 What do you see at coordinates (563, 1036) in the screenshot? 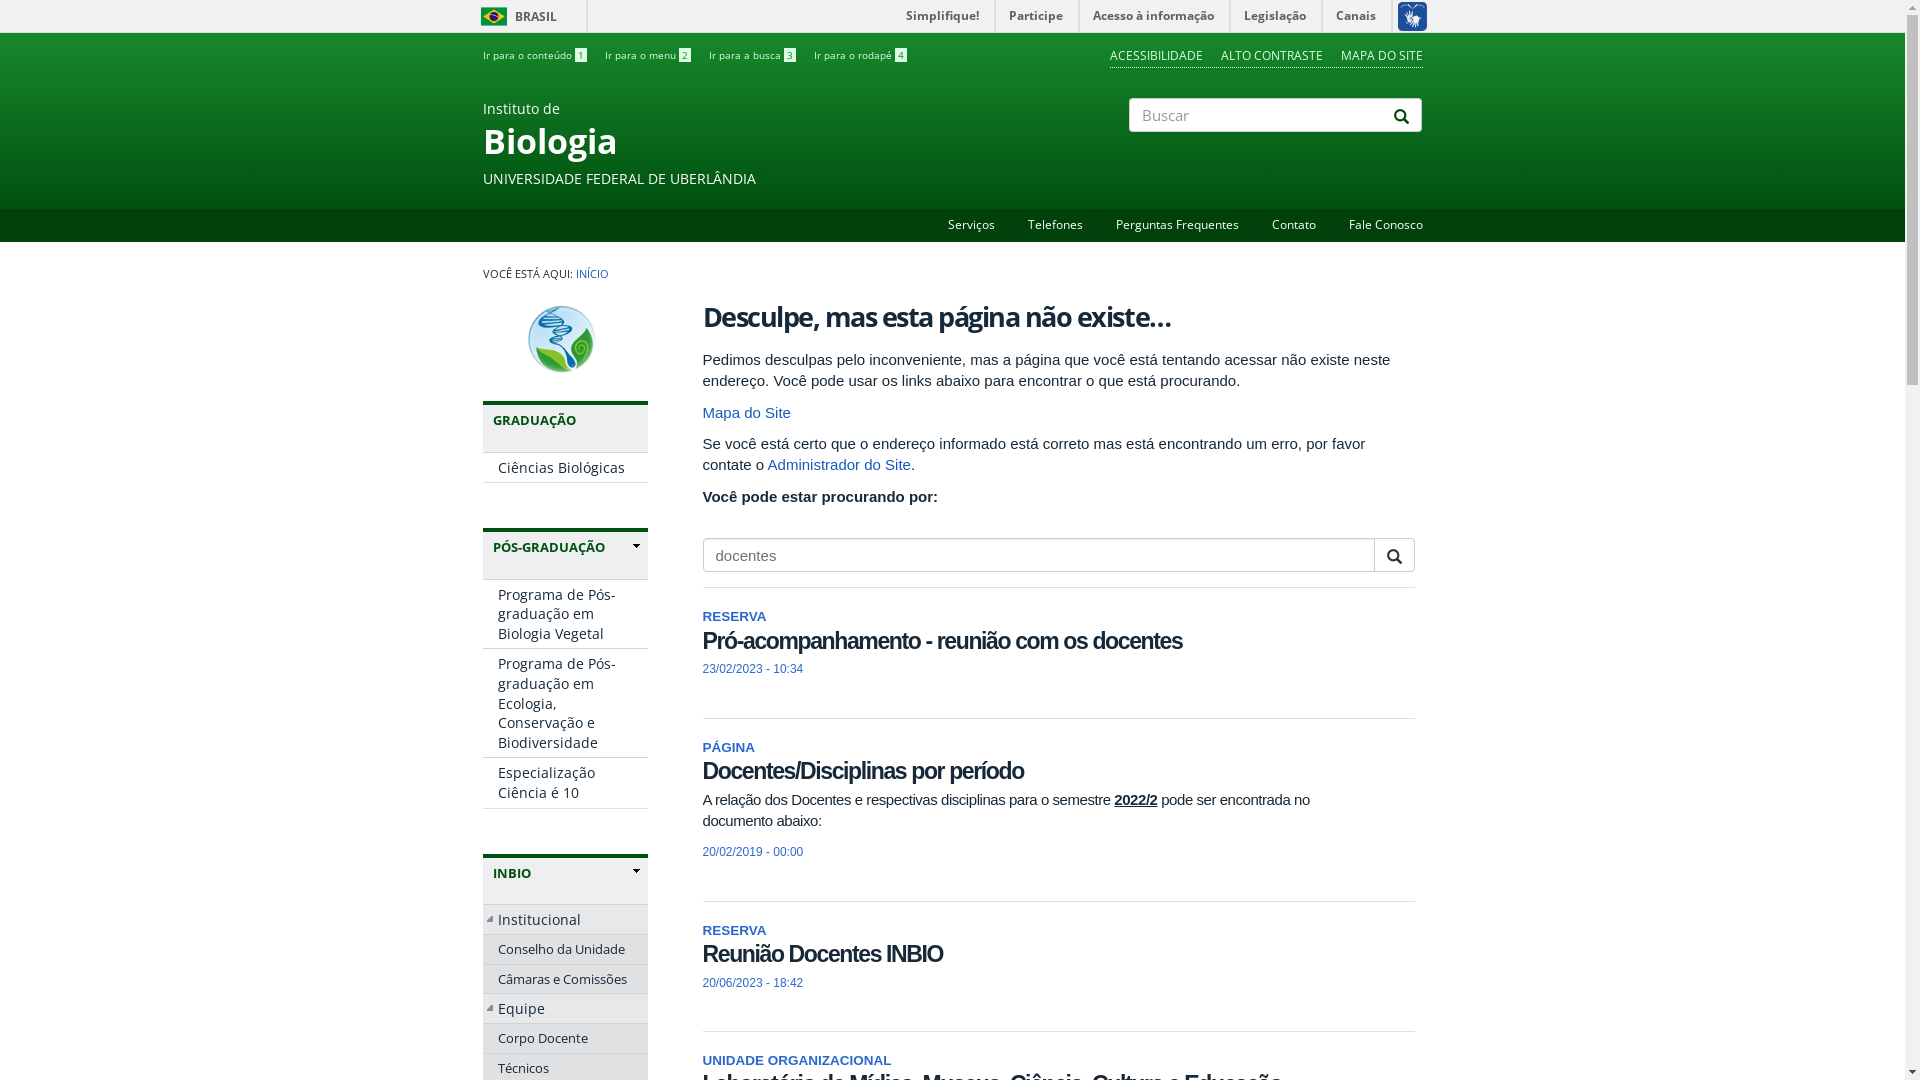
I see `'Corpo Docente'` at bounding box center [563, 1036].